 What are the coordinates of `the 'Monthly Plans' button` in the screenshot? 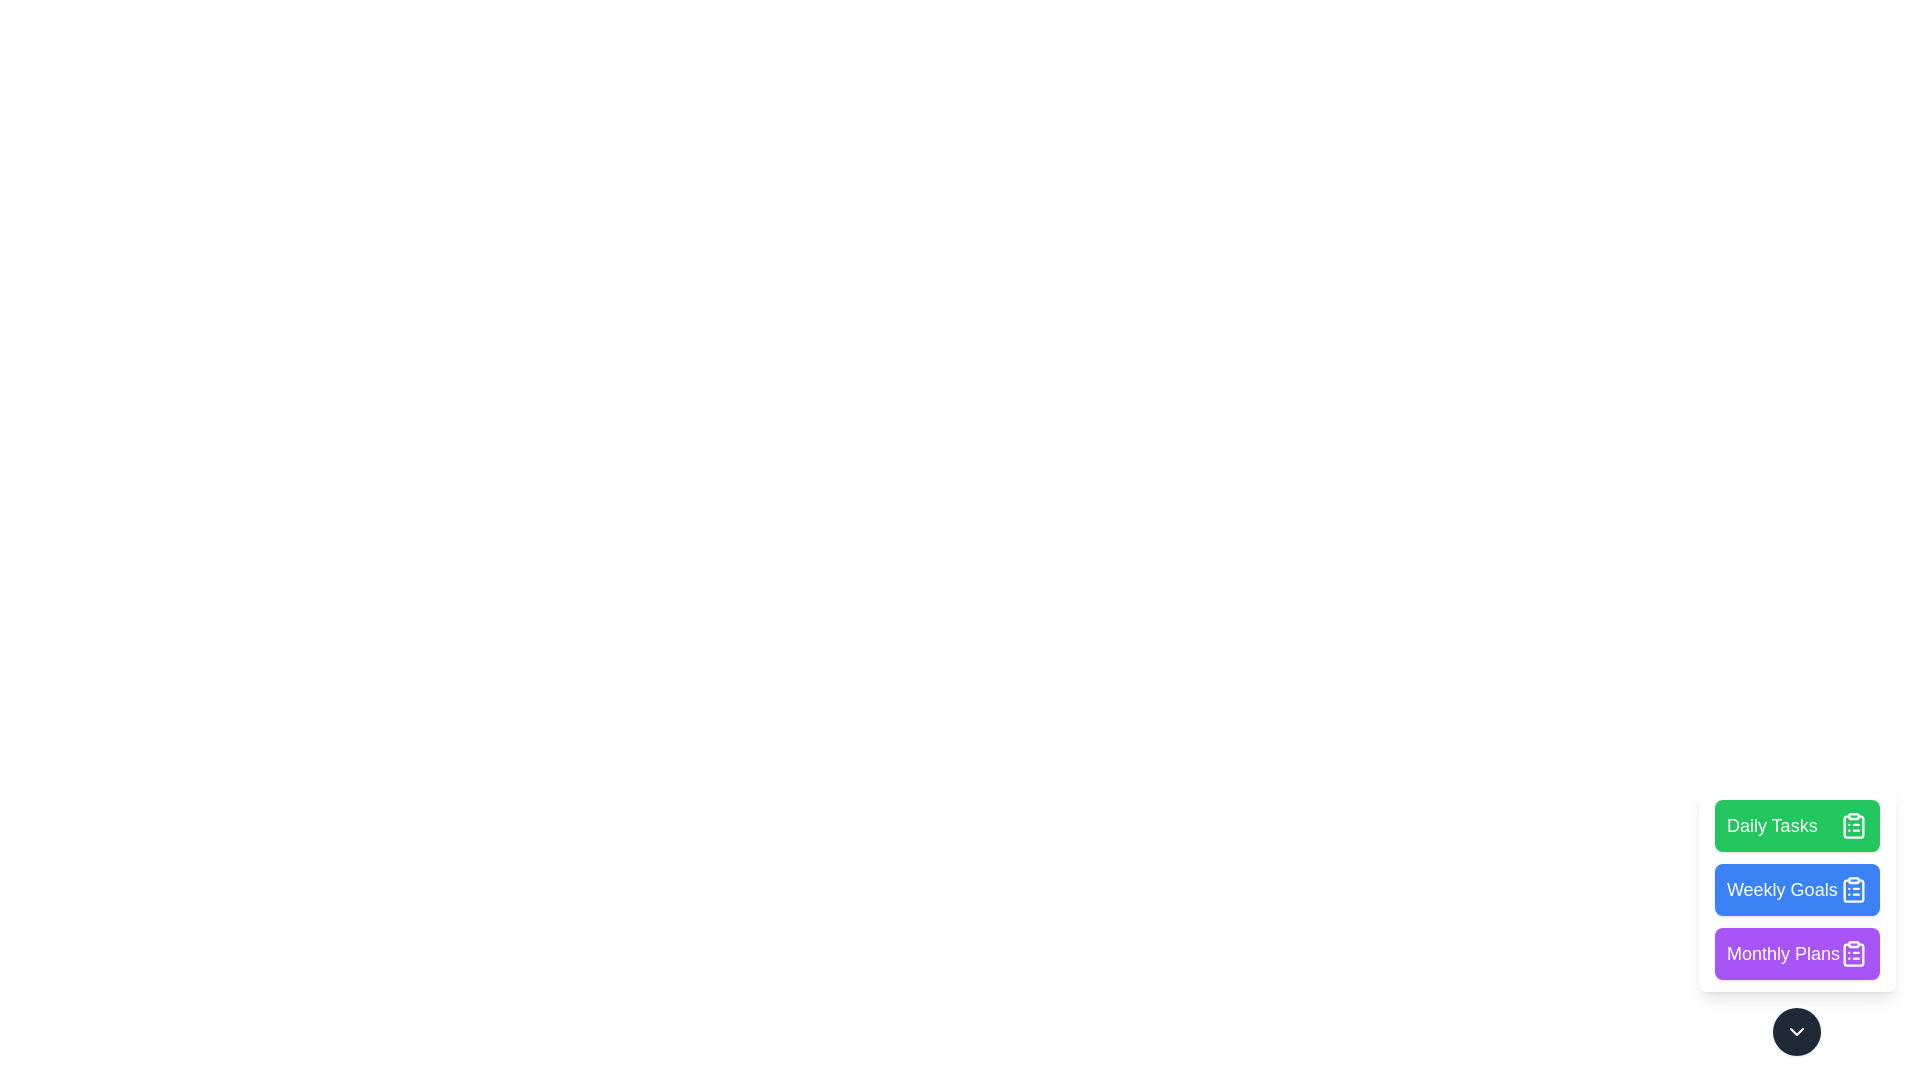 It's located at (1797, 952).